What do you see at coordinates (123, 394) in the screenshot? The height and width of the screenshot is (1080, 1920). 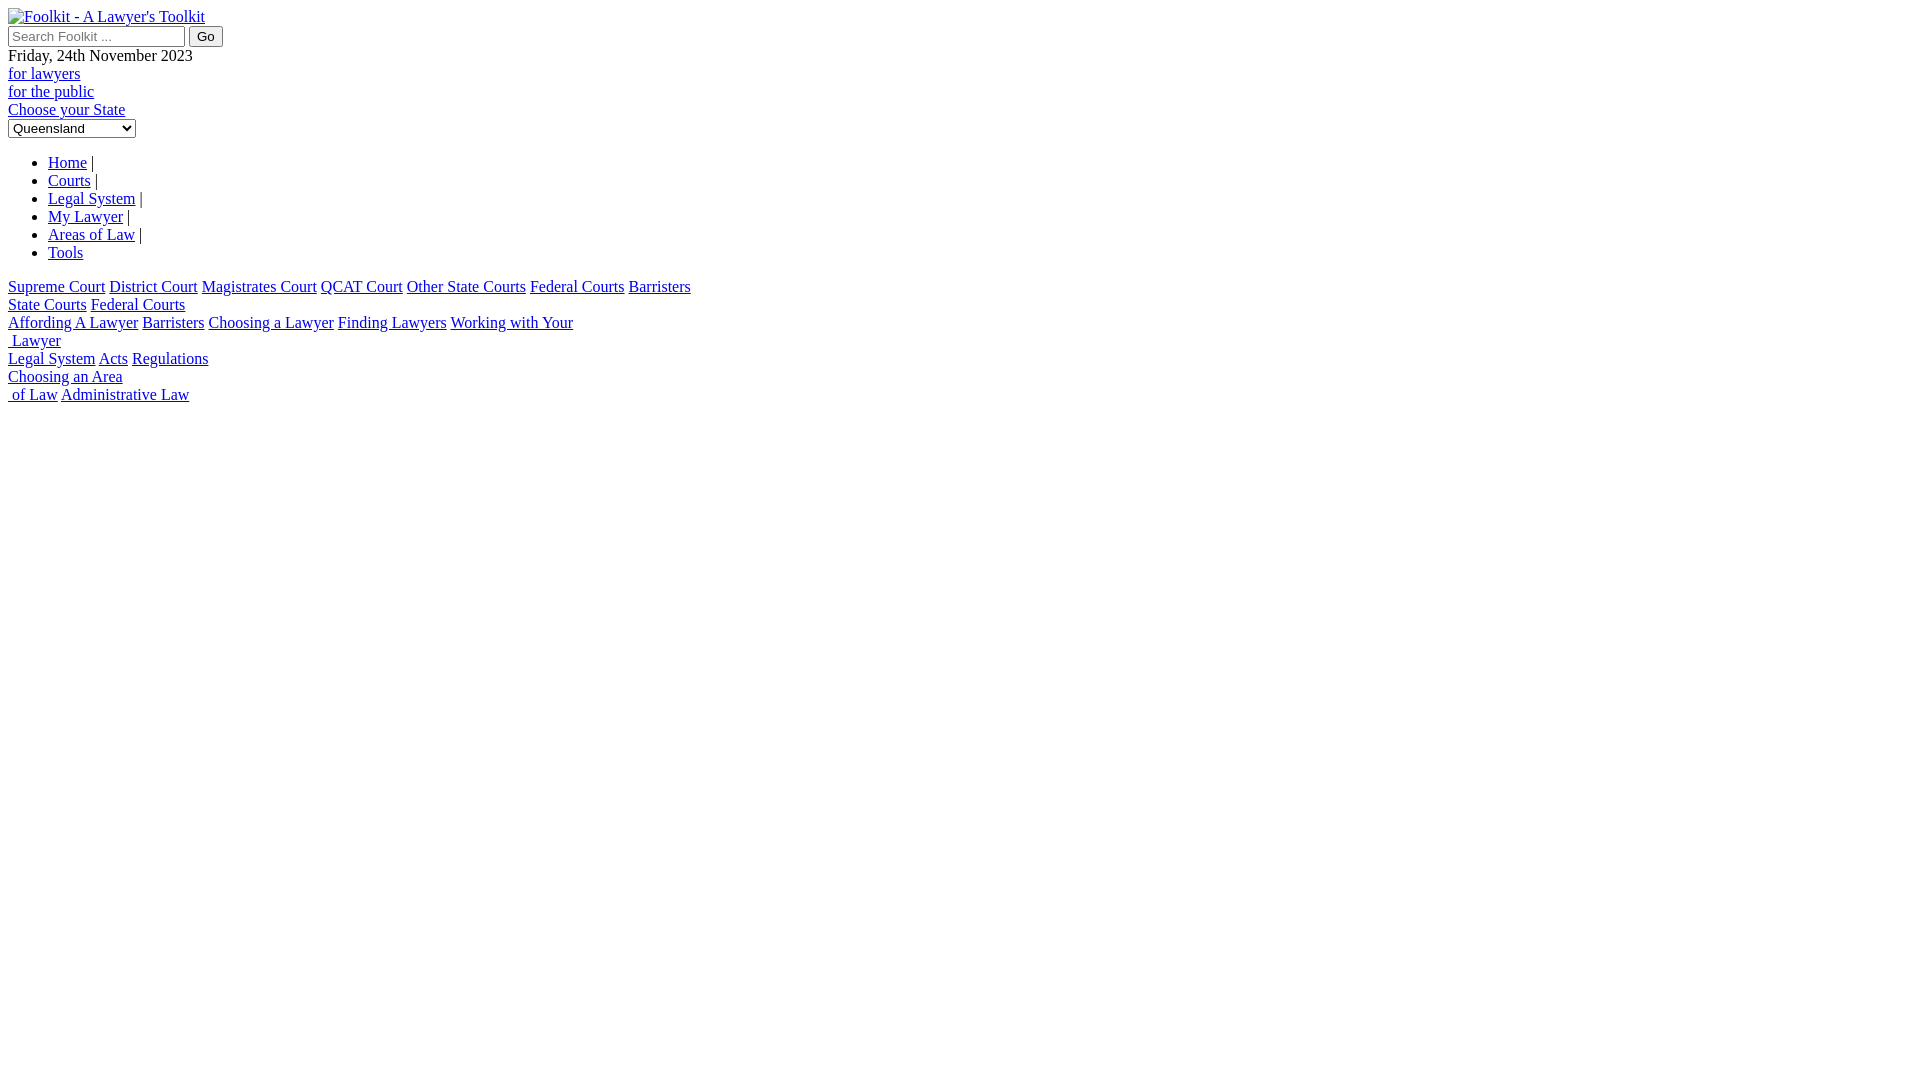 I see `'Administrative Law'` at bounding box center [123, 394].